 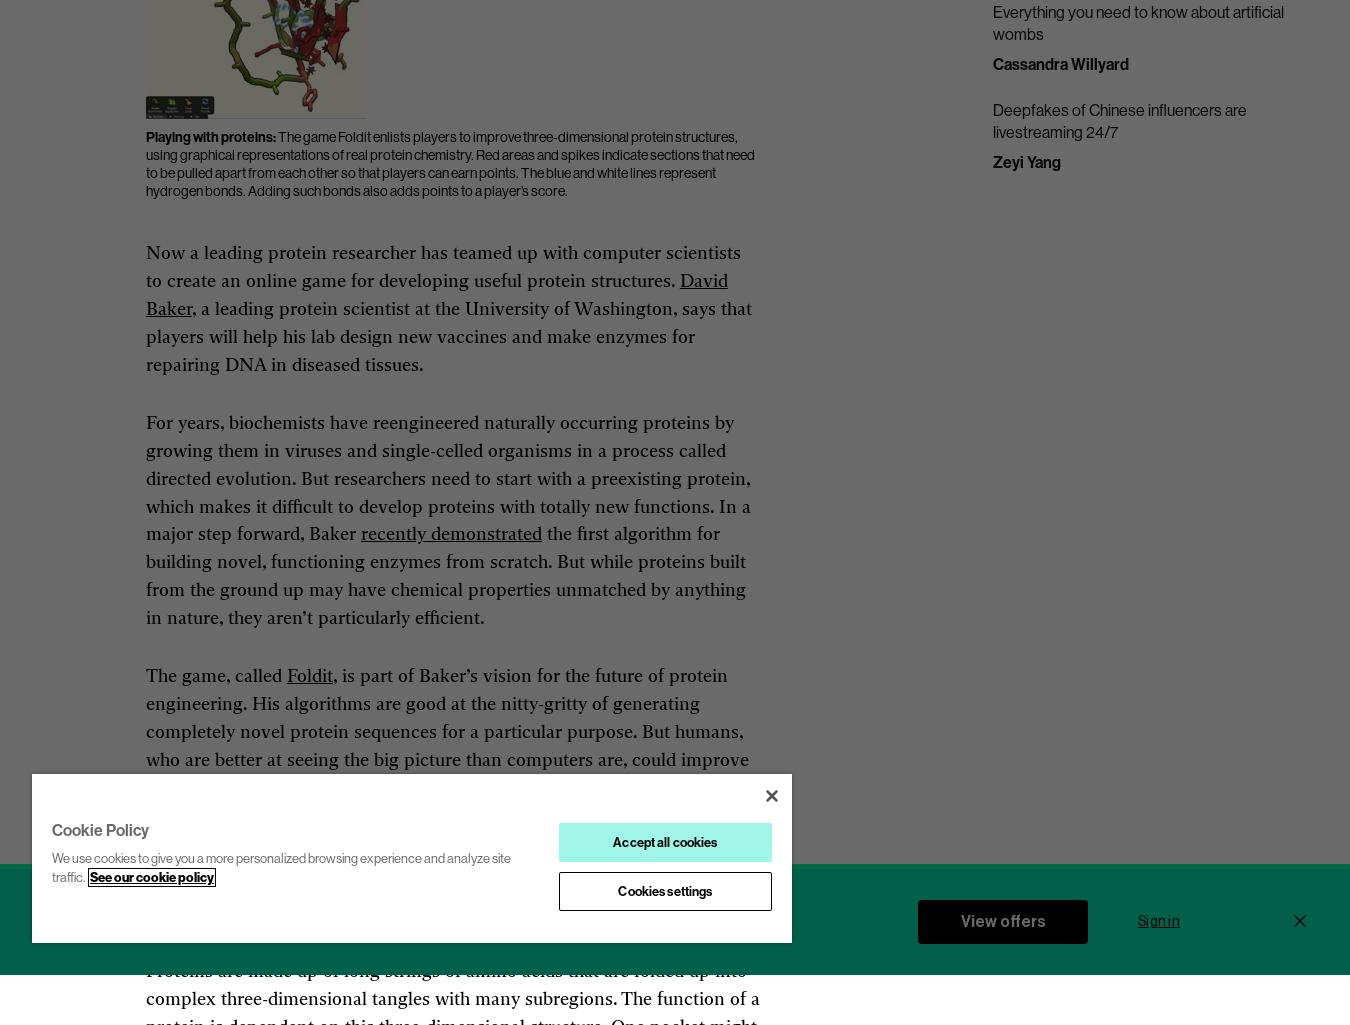 I want to click on ', a leading protein scientist at the University of Washington, says that players will help his lab design new vaccines and make enzymes for repairing DNA in diseased tissues.', so click(x=144, y=337).